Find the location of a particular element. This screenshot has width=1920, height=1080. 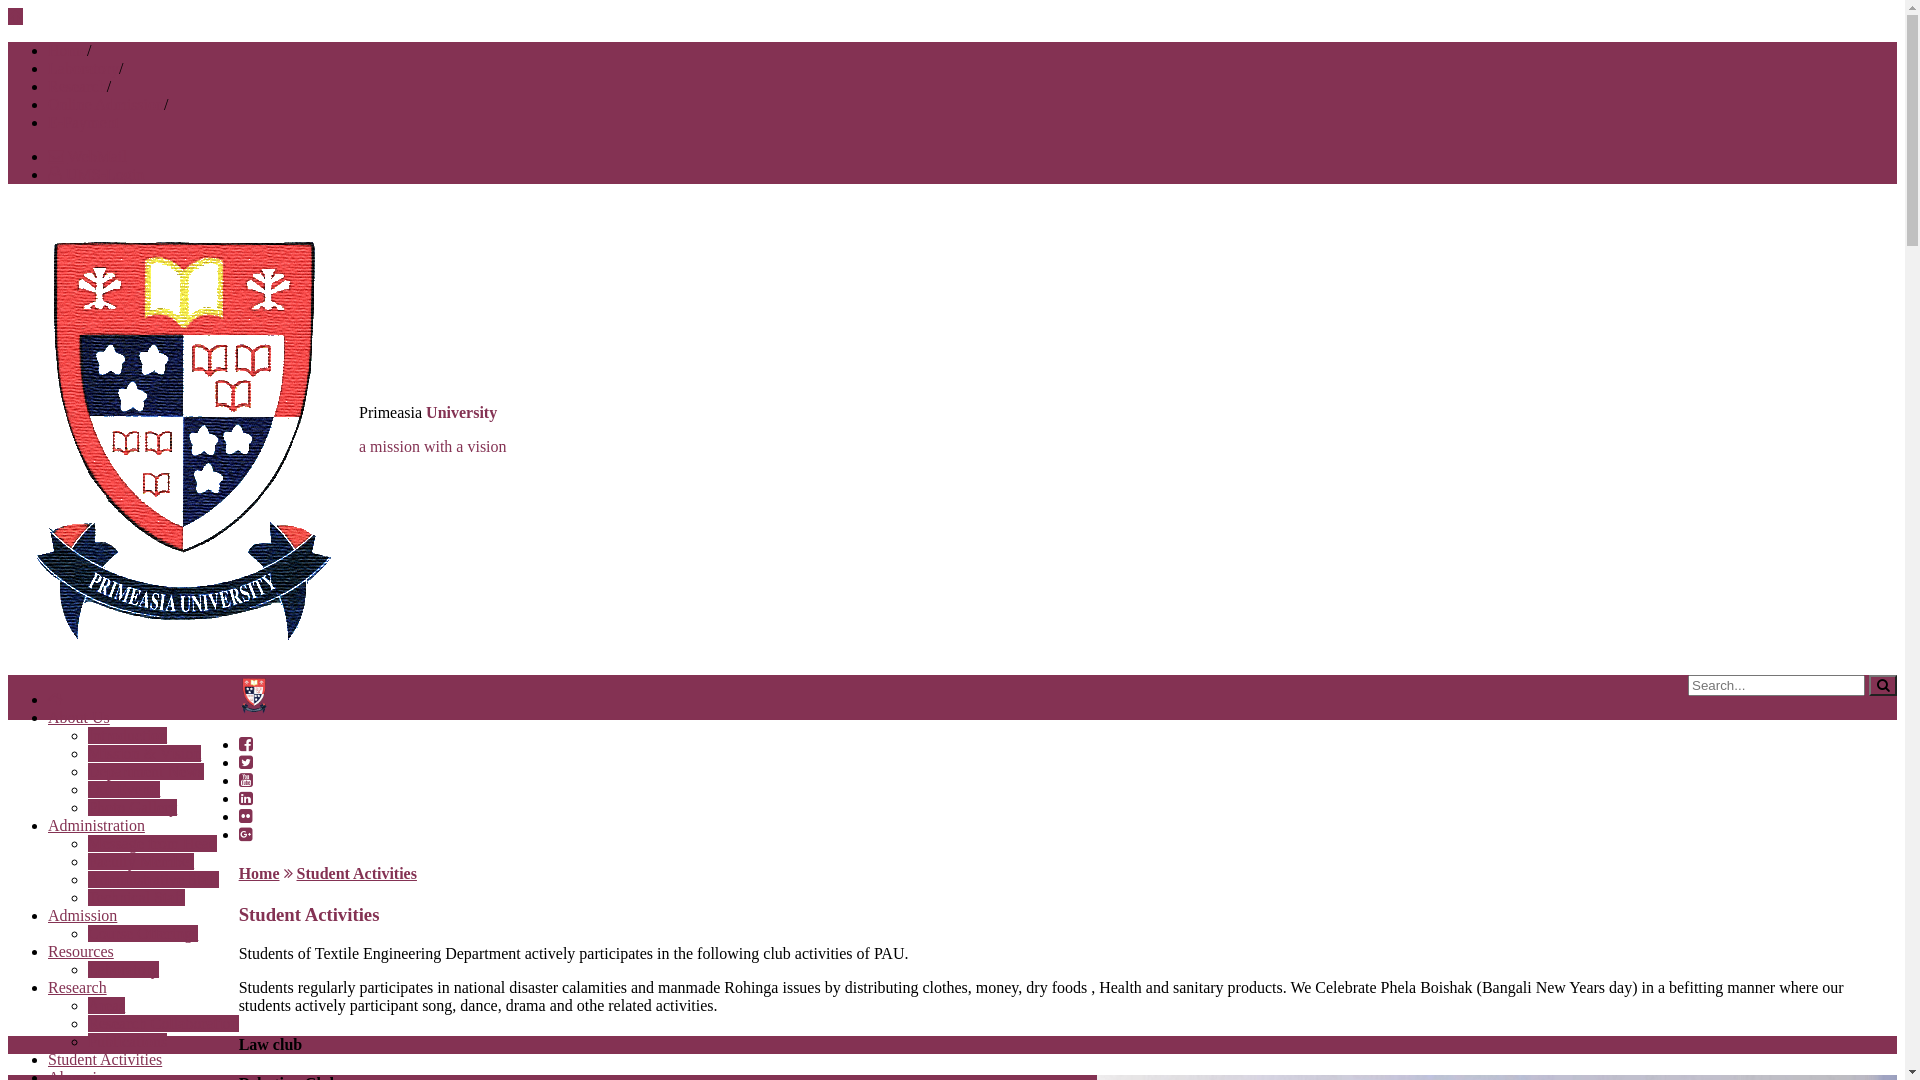

'Administration' is located at coordinates (95, 825).